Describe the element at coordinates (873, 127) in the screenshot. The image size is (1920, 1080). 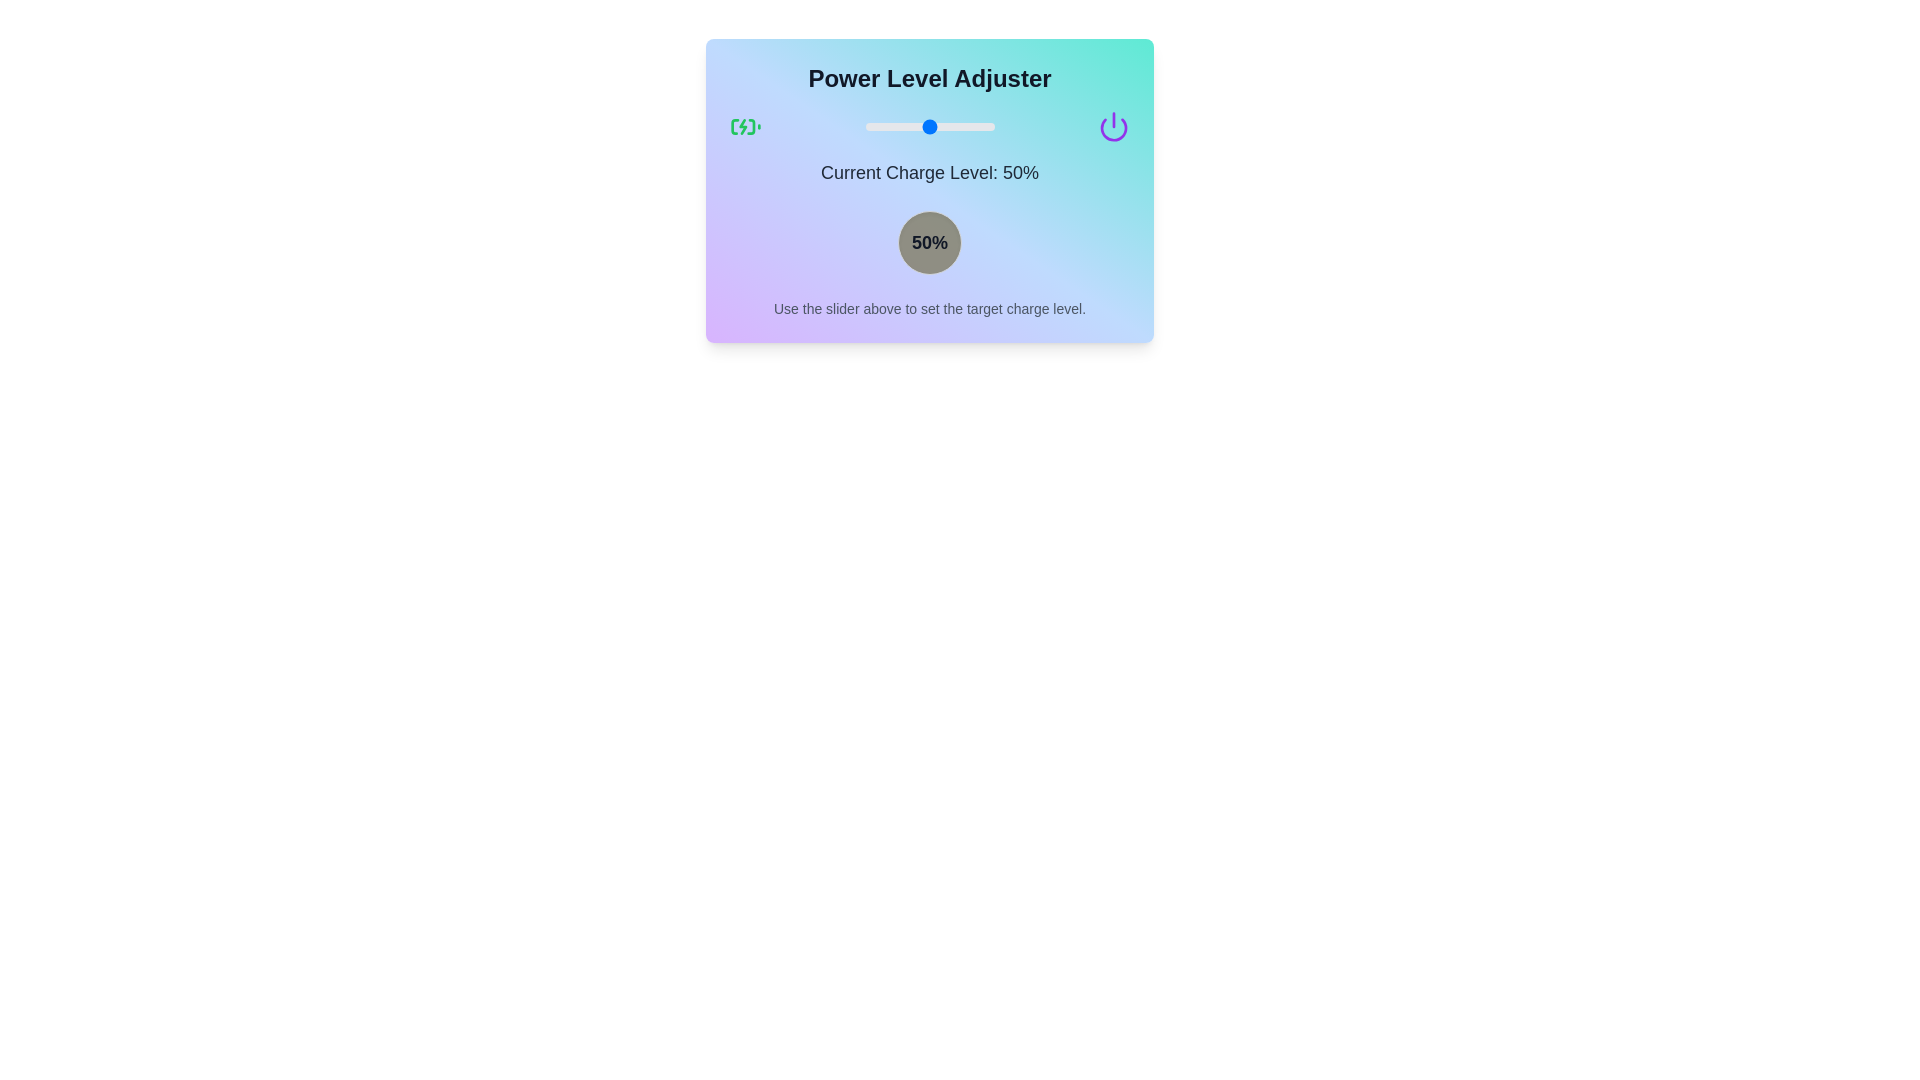
I see `the power level` at that location.